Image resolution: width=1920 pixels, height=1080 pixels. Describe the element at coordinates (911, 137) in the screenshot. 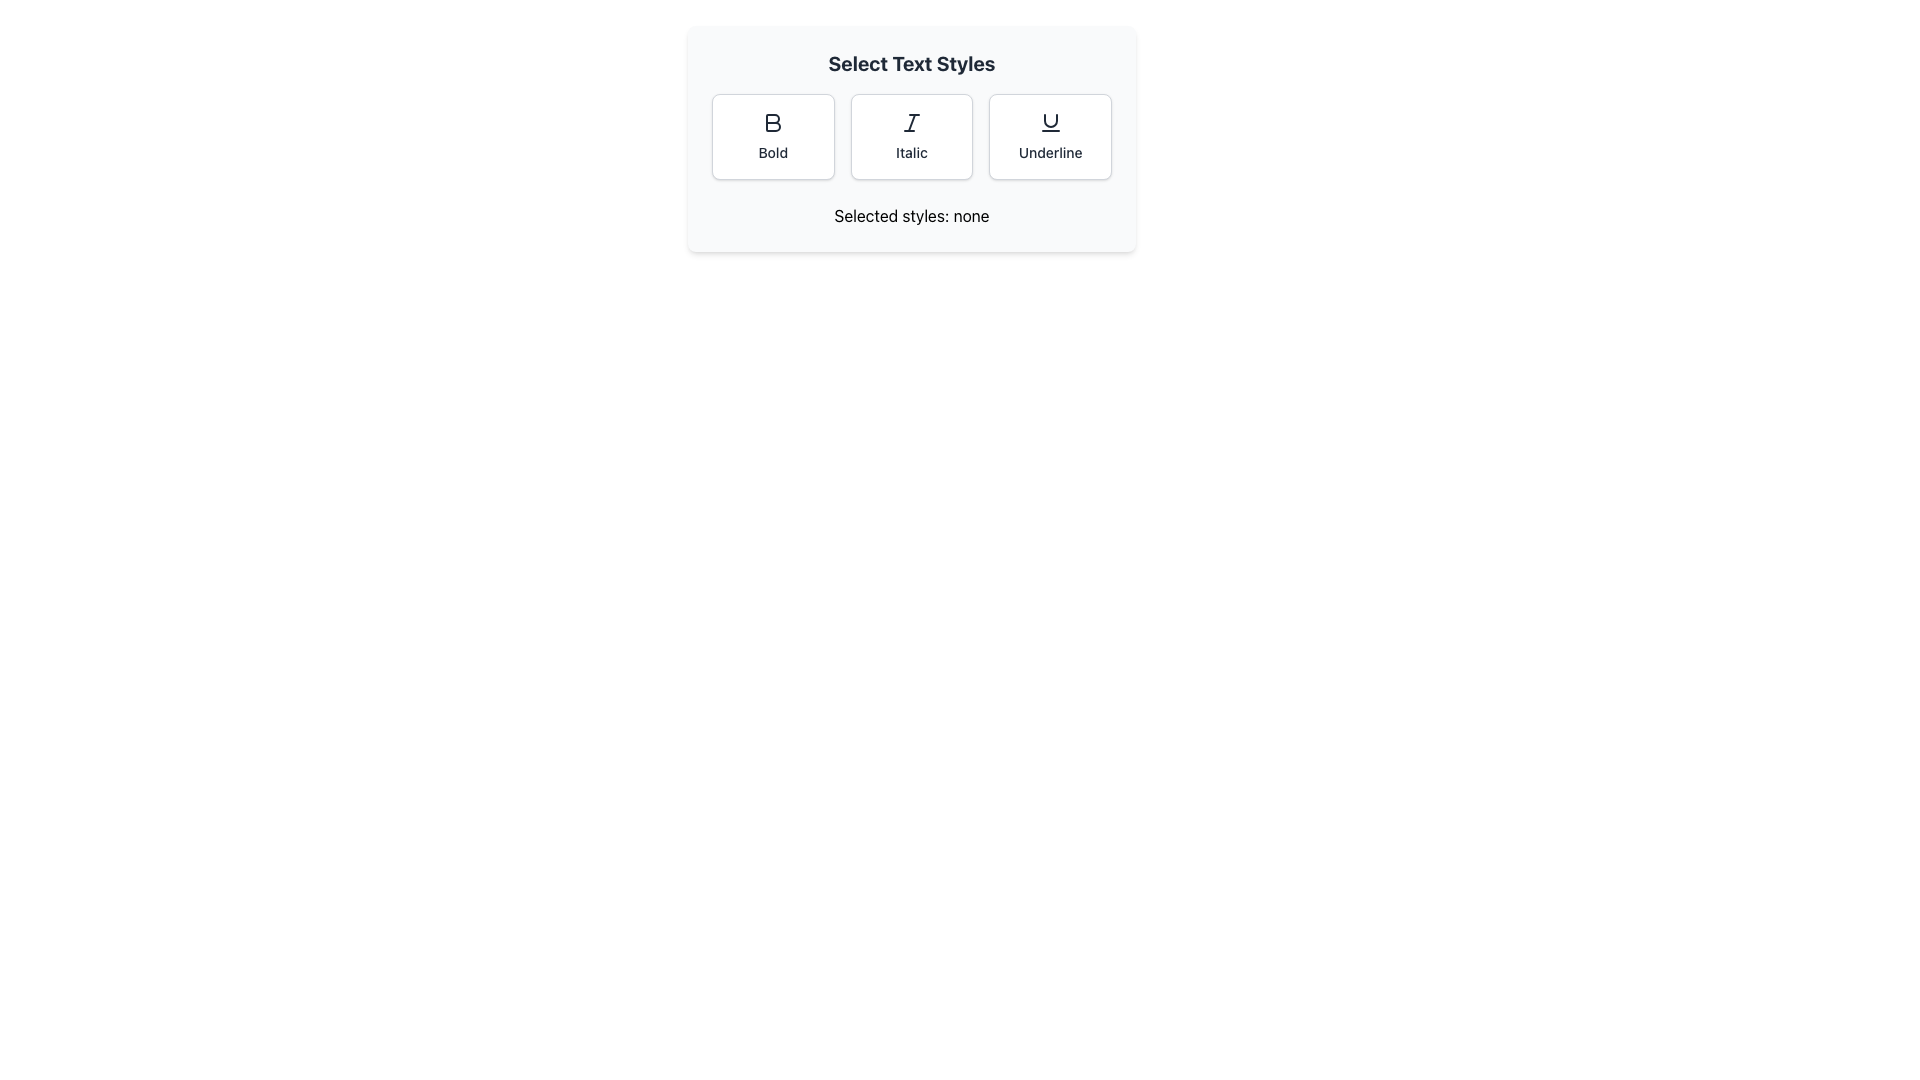

I see `the 'Italic' button, which is the second button in the grid of text style options located under 'Select Text Styles'` at that location.